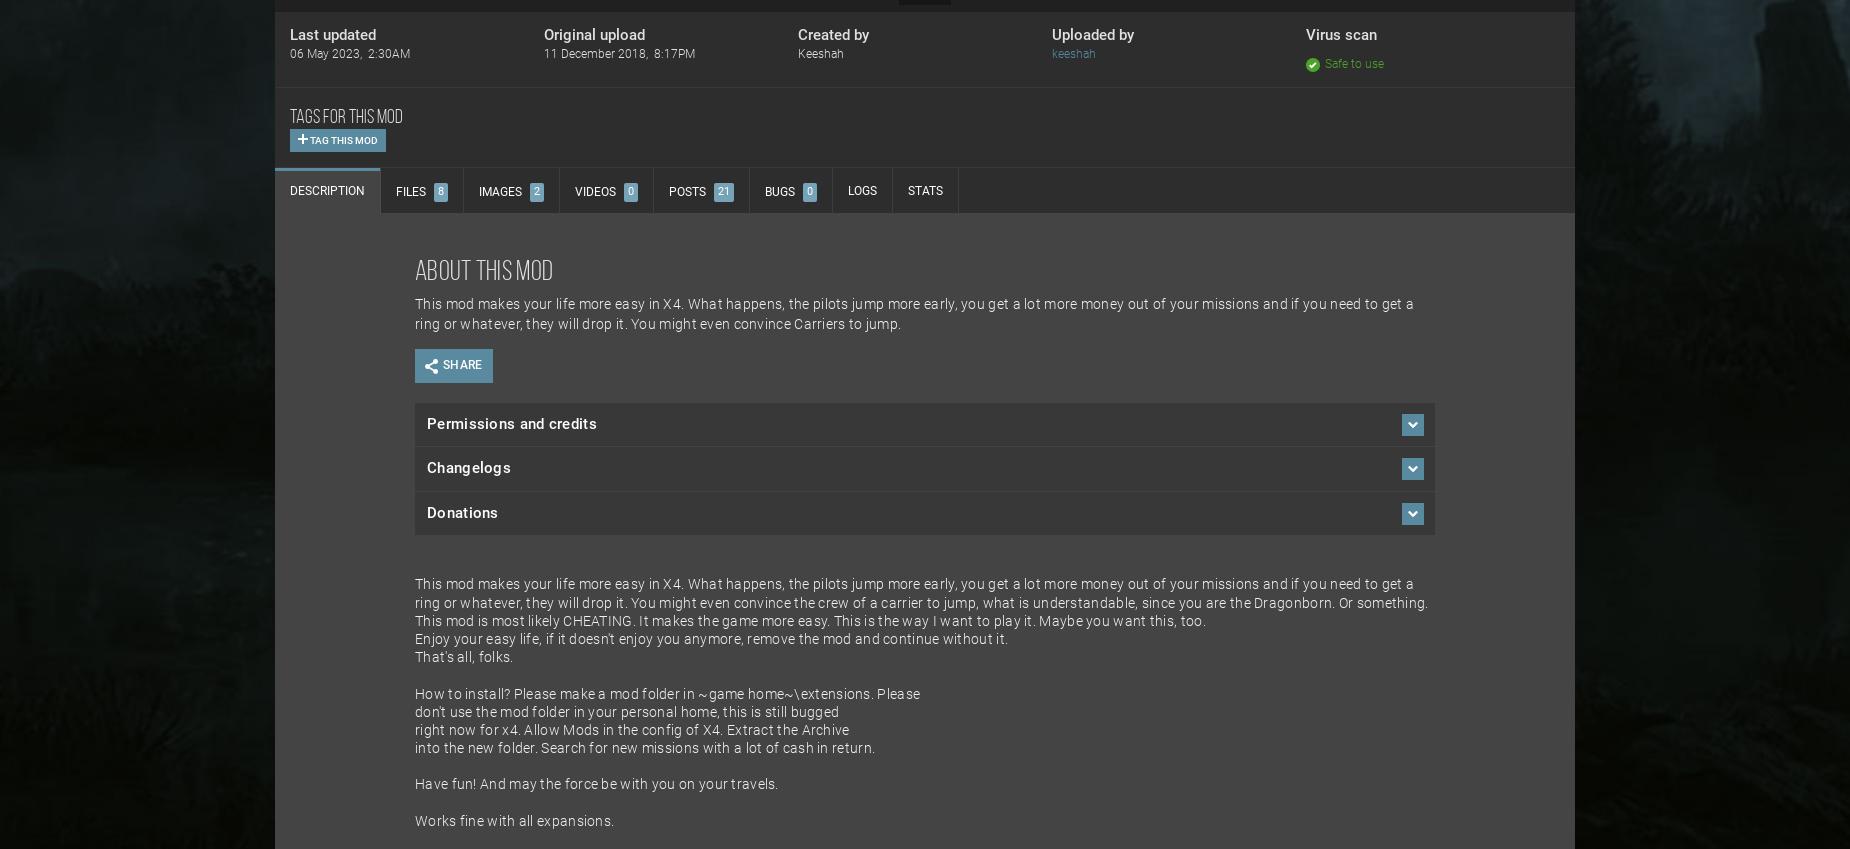 The width and height of the screenshot is (1850, 849). I want to click on 'don't use the mod folder in your personal home, this is still bugged', so click(626, 711).